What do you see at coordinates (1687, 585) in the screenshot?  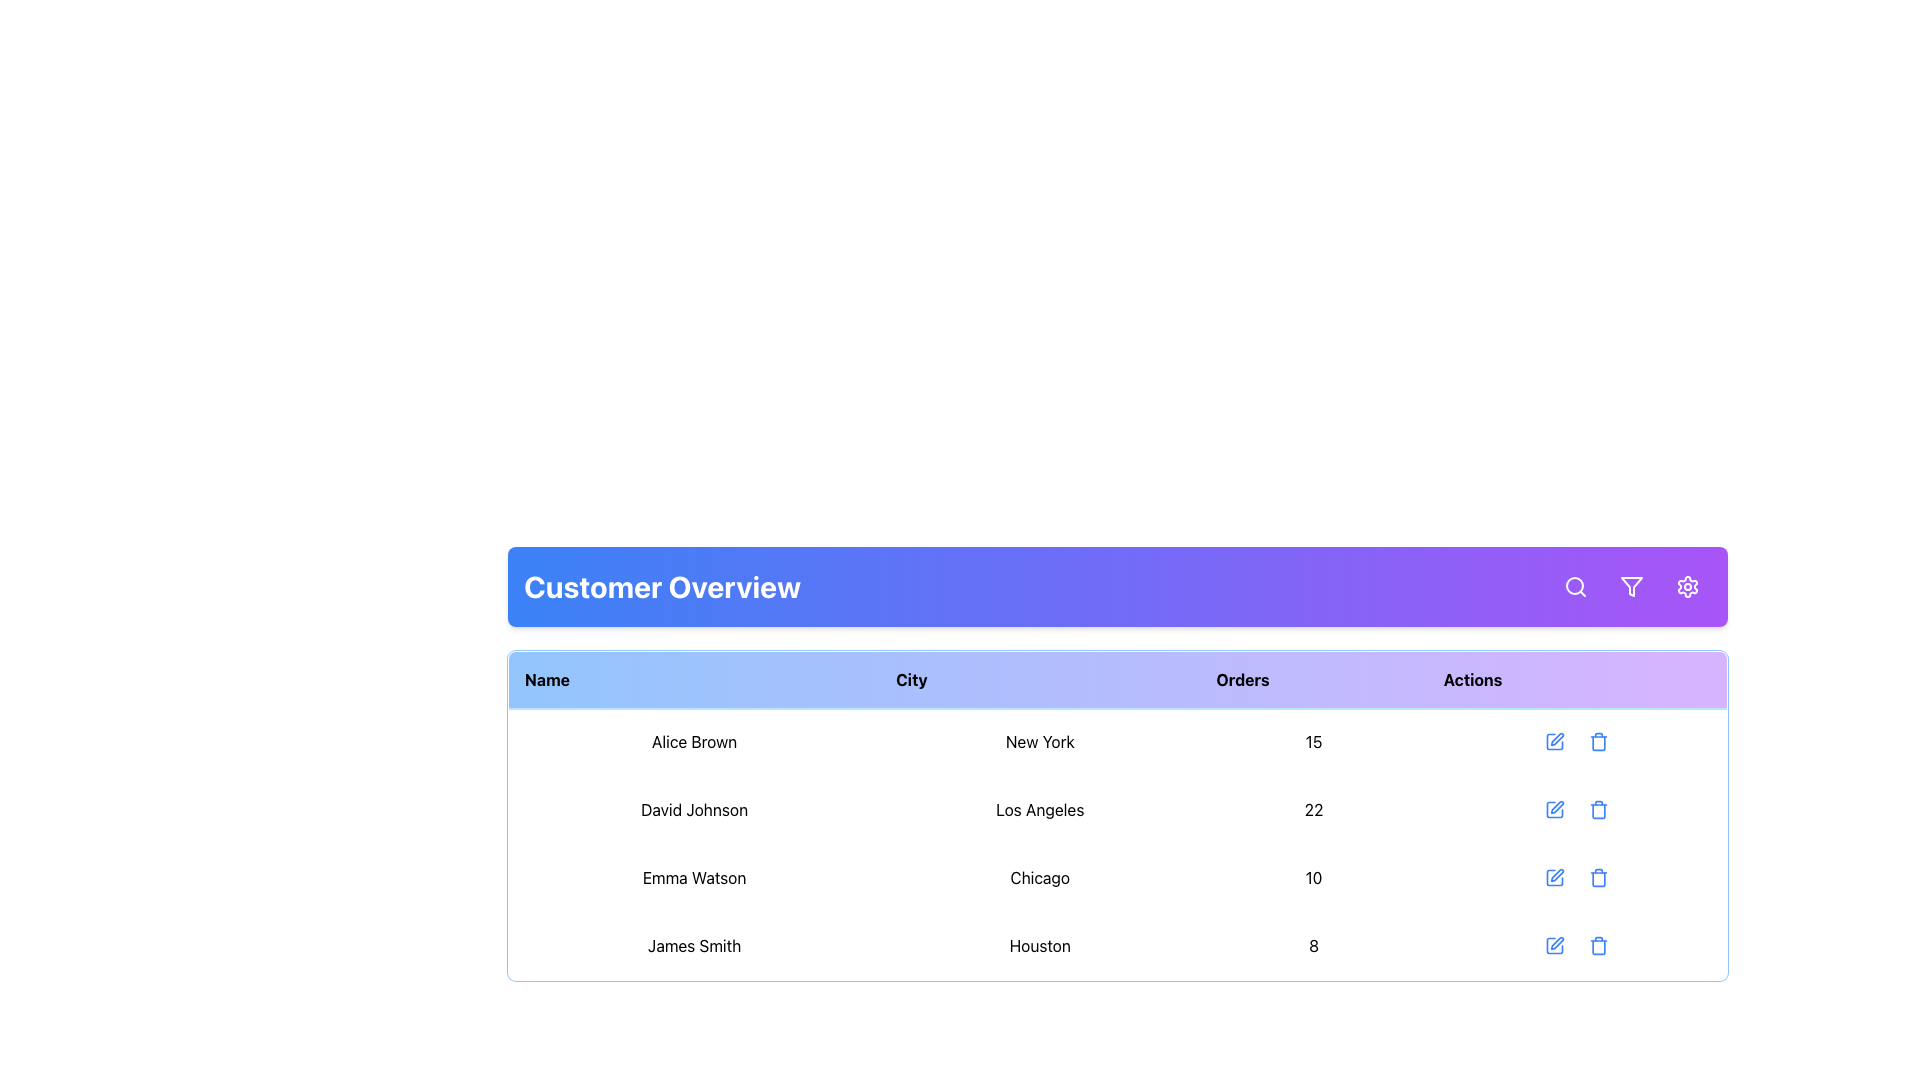 I see `the gear-shaped icon with a purple background located at the far-right side of the horizontal bar above the table` at bounding box center [1687, 585].